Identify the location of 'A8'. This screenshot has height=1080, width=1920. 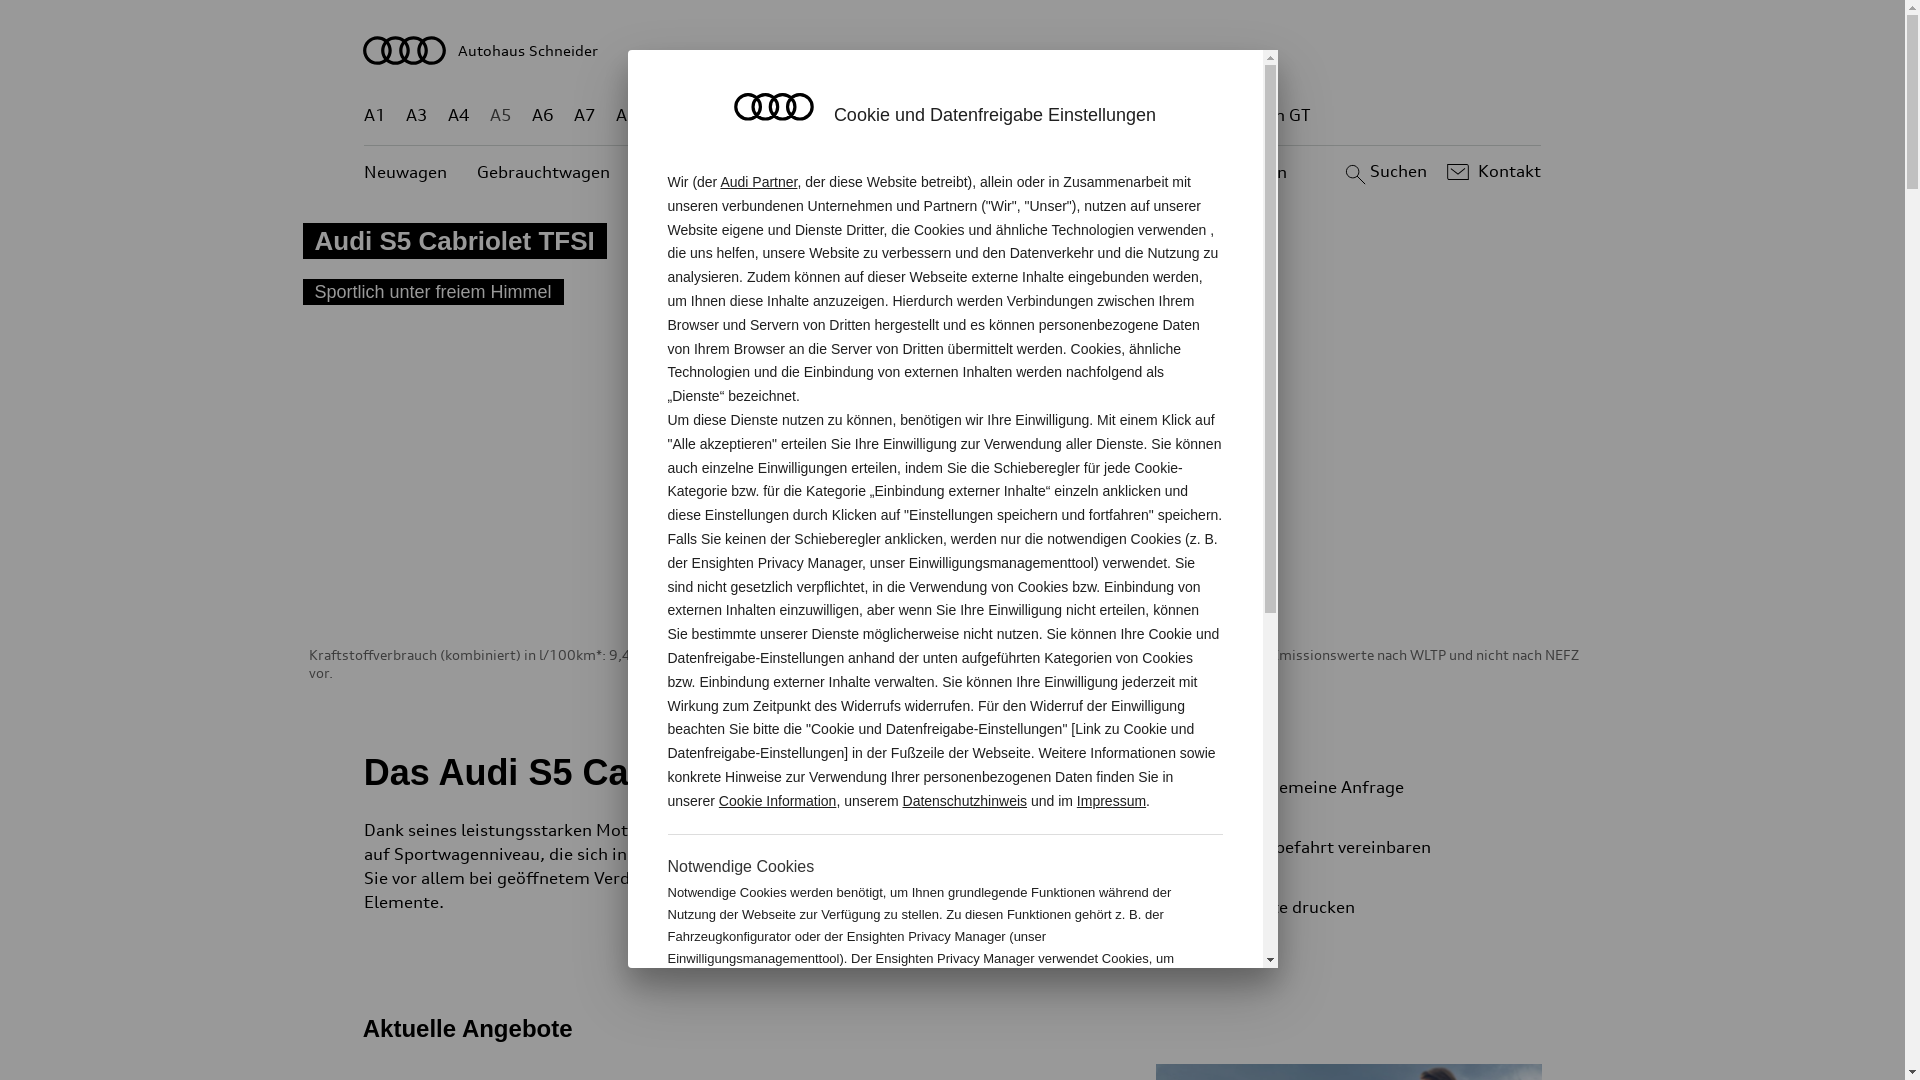
(614, 115).